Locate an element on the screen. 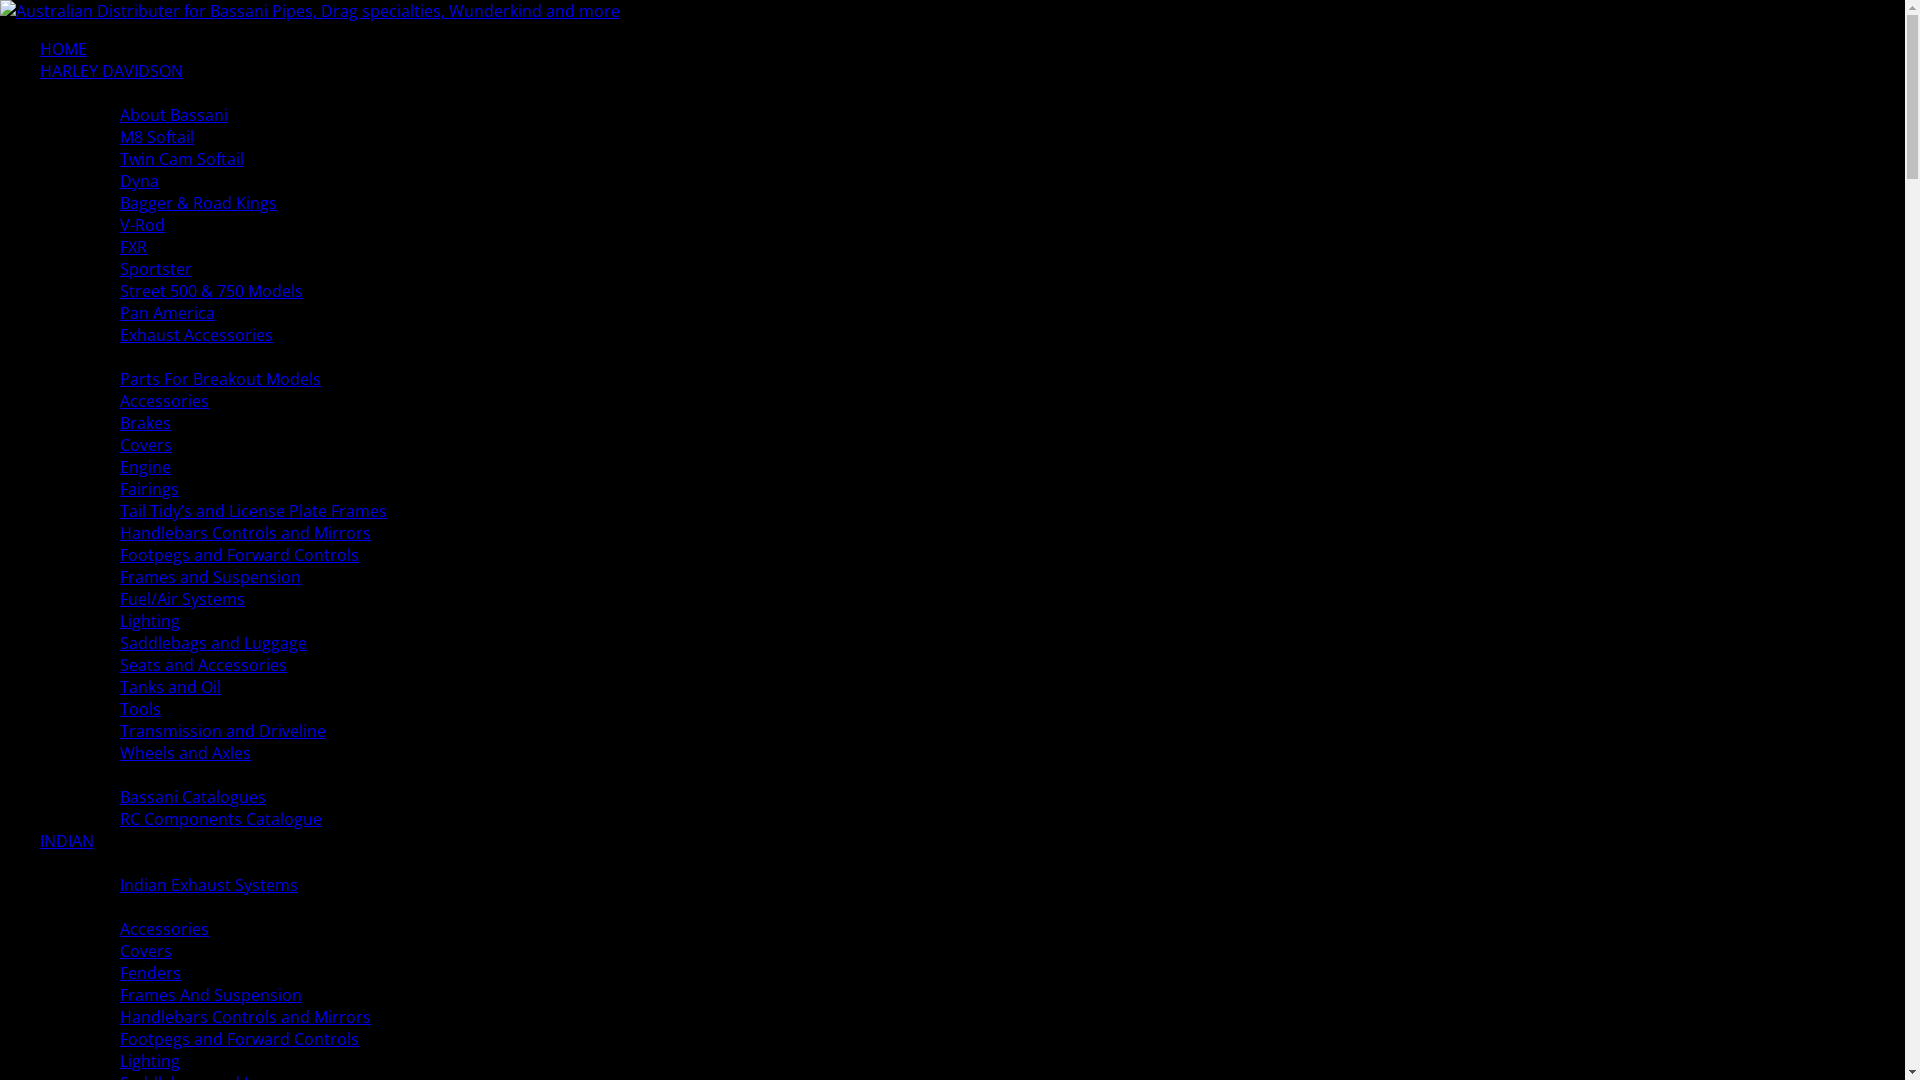 The image size is (1920, 1080). 'Tanks and Oil' is located at coordinates (119, 685).